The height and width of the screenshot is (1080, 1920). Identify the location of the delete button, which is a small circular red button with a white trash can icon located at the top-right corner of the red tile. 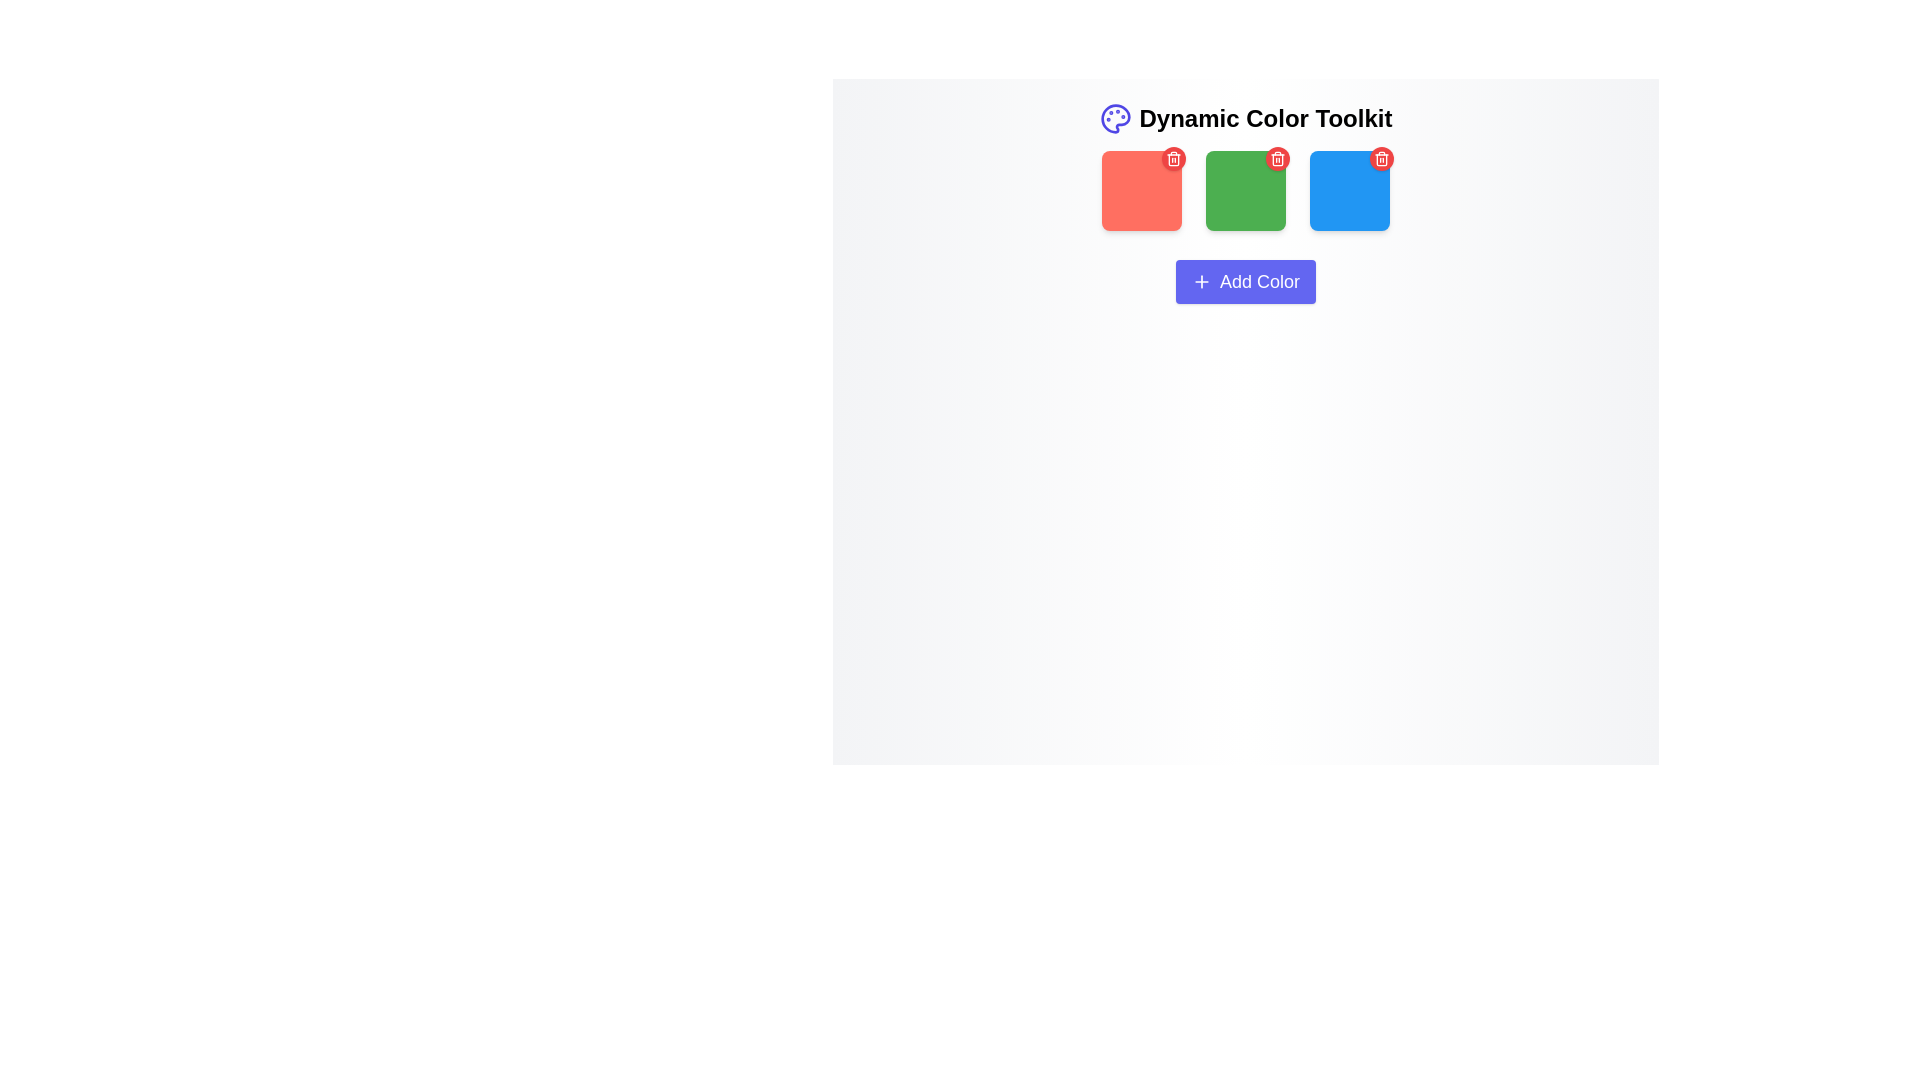
(1174, 157).